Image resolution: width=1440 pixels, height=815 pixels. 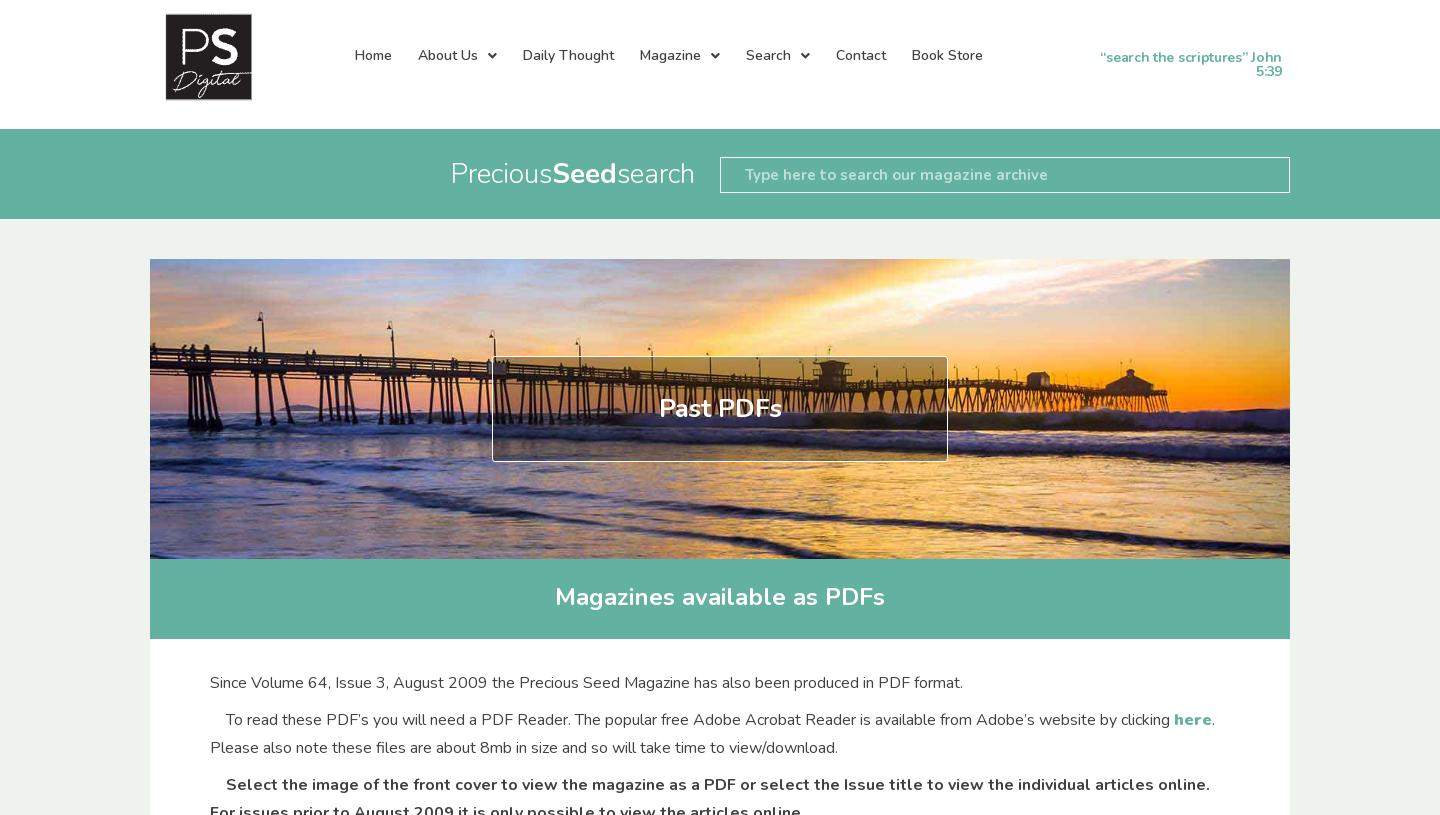 What do you see at coordinates (462, 210) in the screenshot?
I see `'2023 Volume 78 Issue 3'` at bounding box center [462, 210].